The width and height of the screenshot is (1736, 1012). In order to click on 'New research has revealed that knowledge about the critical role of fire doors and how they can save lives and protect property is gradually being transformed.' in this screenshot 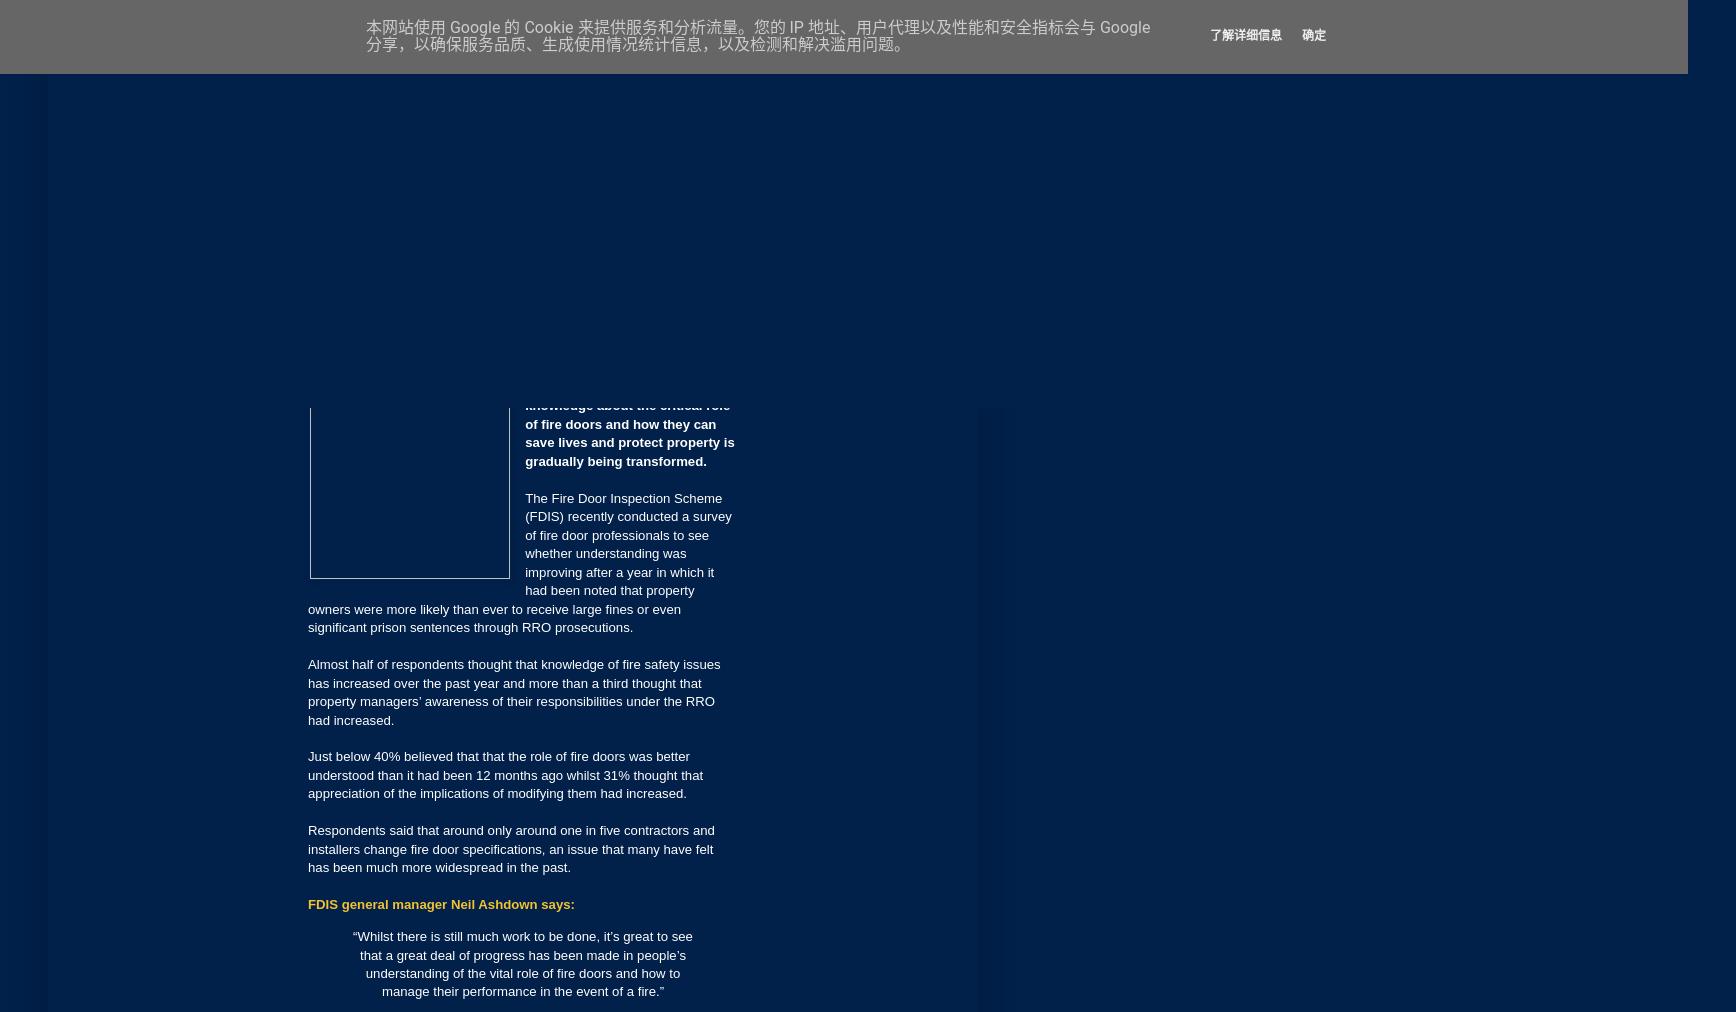, I will do `click(524, 423)`.